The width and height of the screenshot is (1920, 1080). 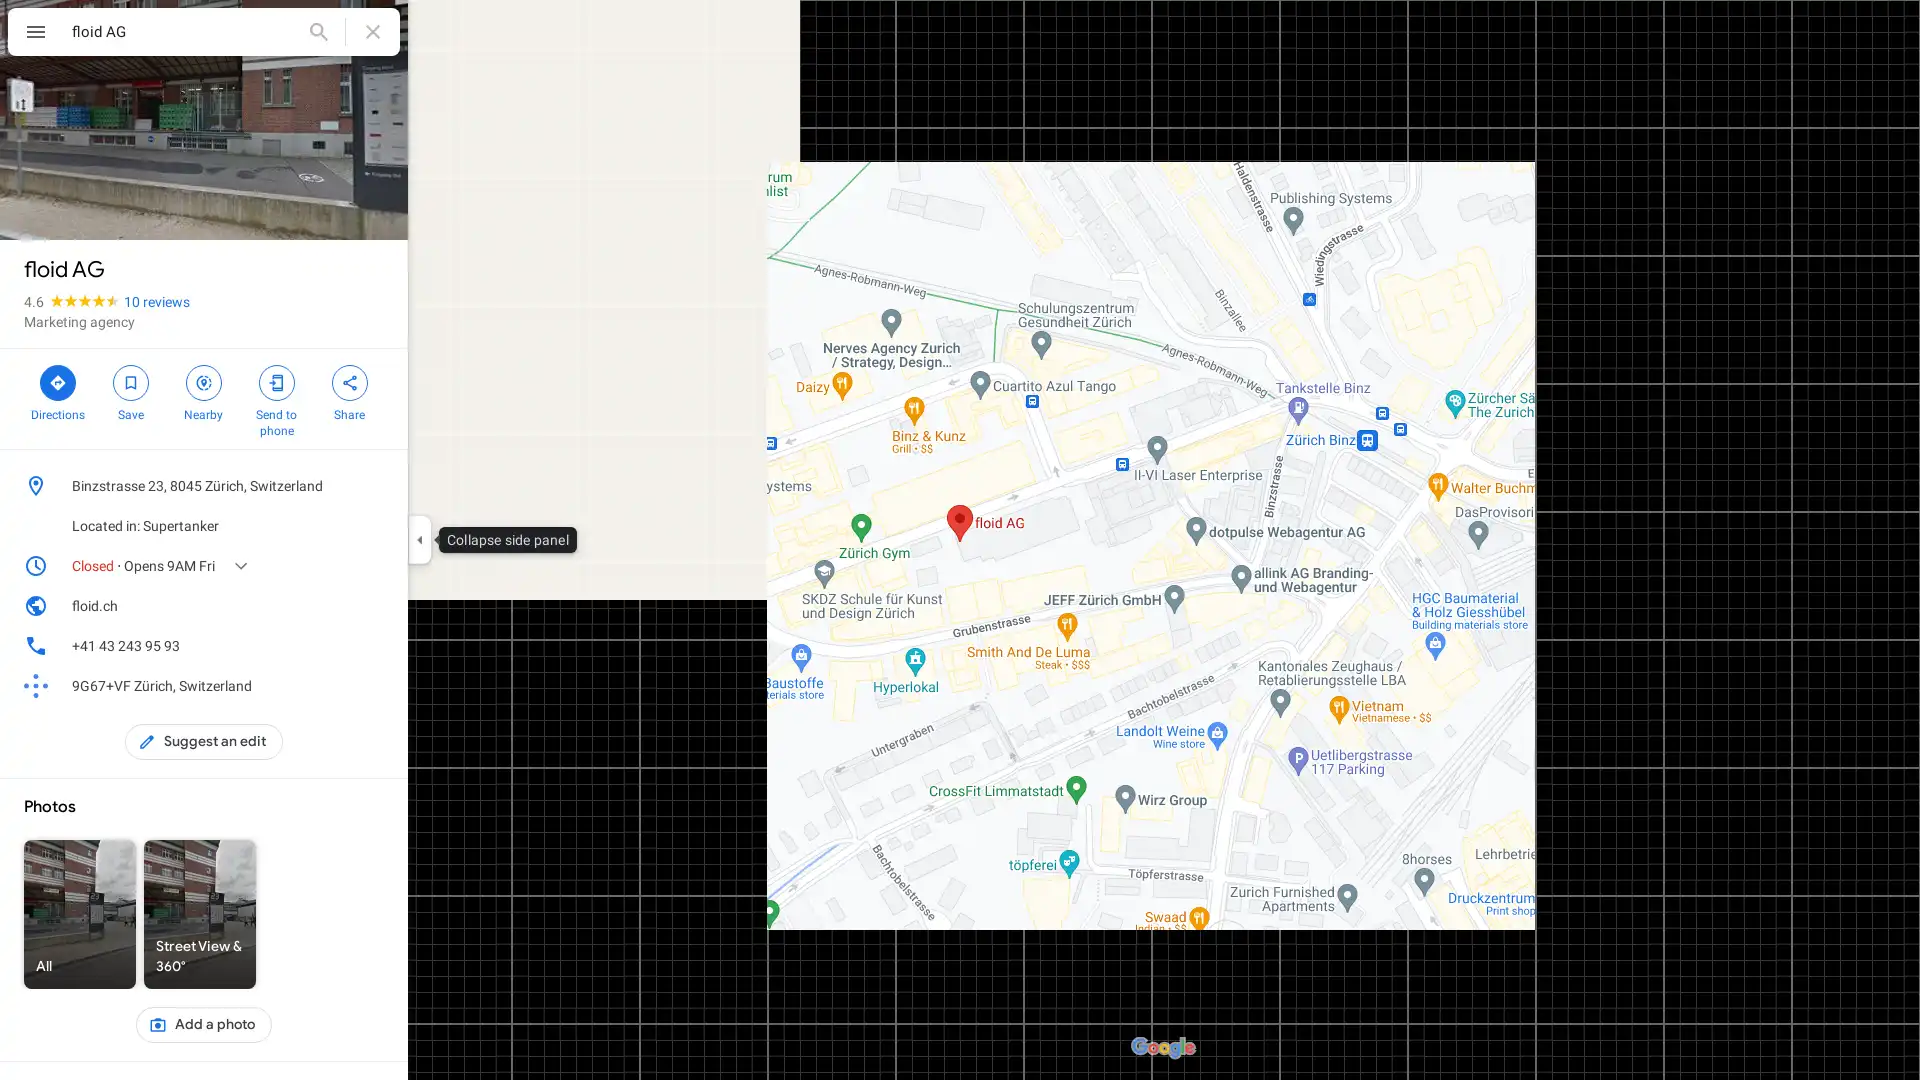 I want to click on Marketing agency, so click(x=79, y=320).